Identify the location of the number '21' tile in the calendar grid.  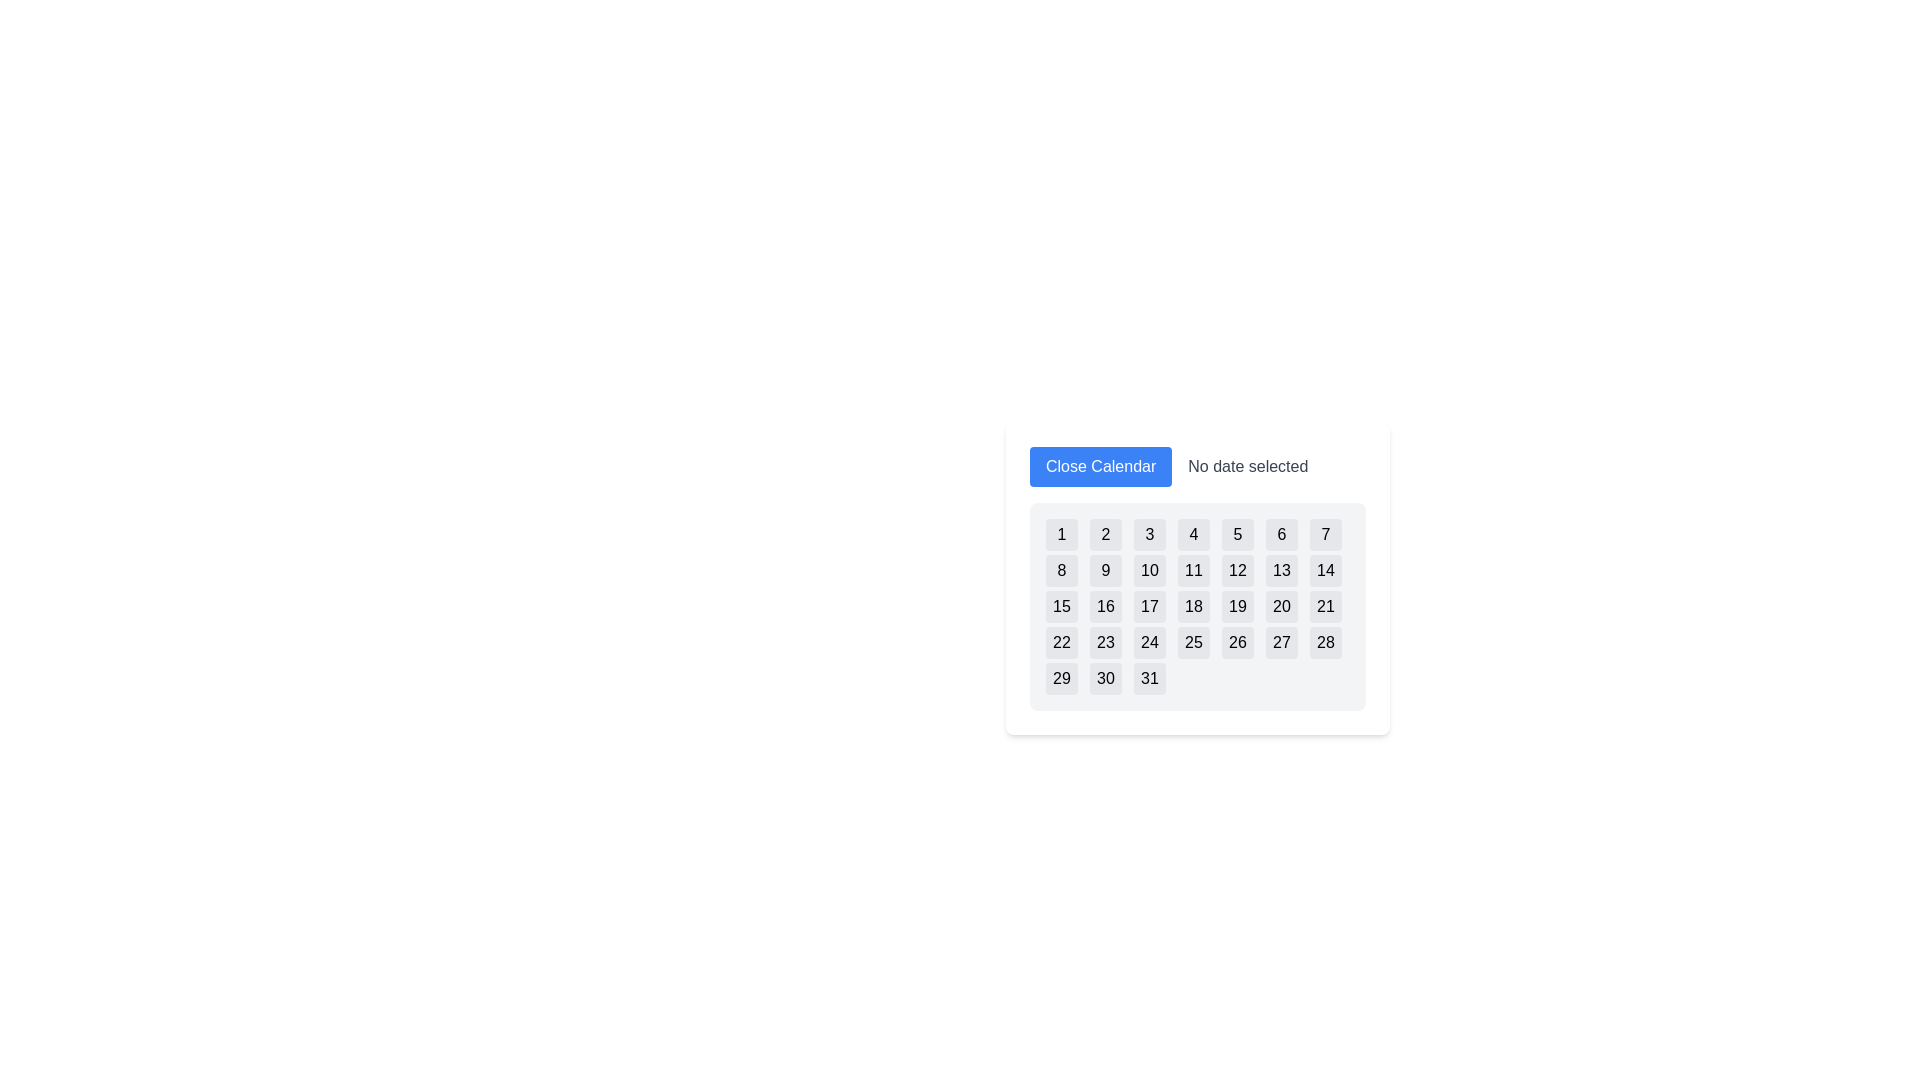
(1325, 605).